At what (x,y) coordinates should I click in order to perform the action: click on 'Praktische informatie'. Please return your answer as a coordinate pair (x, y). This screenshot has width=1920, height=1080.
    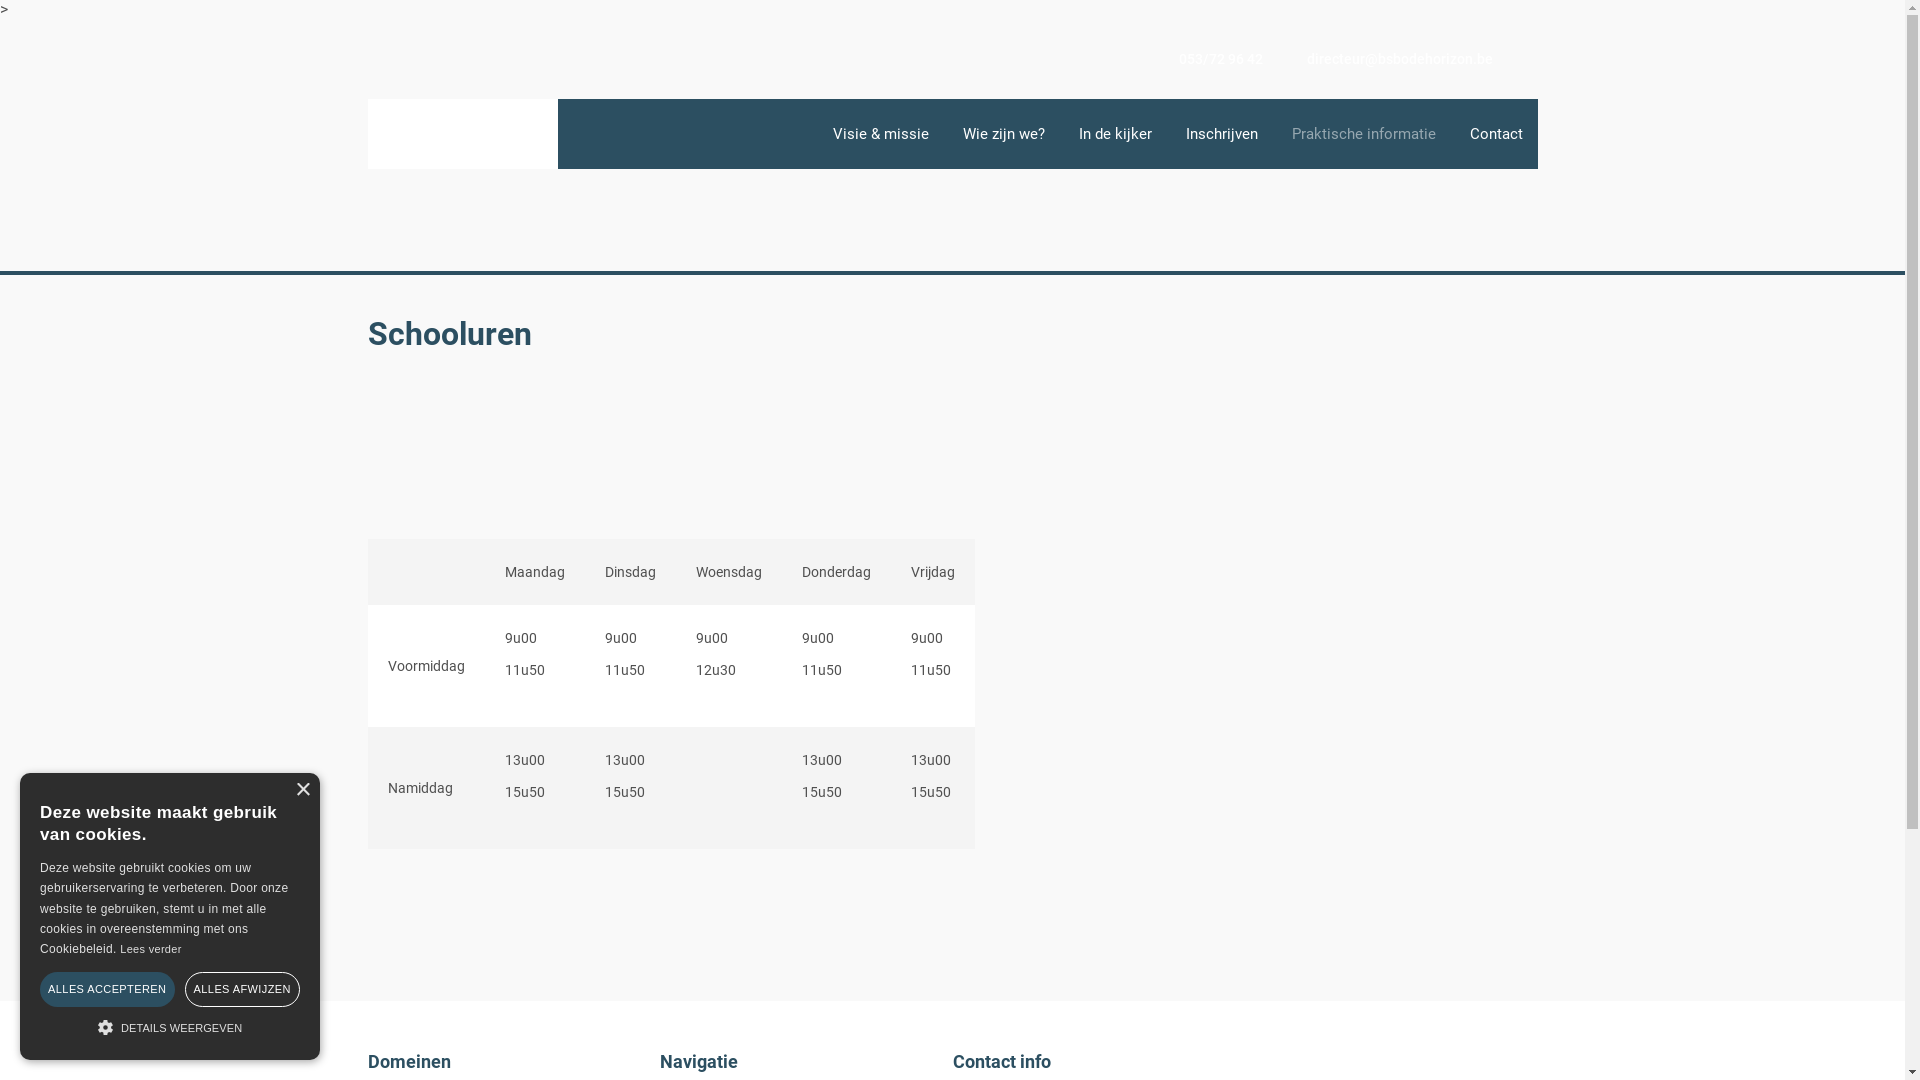
    Looking at the image, I should click on (1362, 134).